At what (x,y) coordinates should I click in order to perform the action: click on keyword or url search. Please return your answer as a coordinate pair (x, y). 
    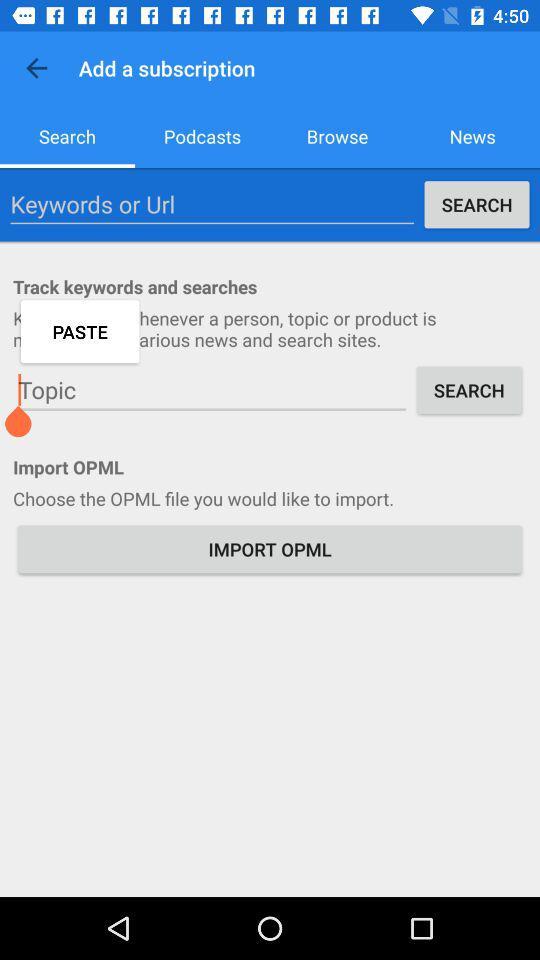
    Looking at the image, I should click on (211, 204).